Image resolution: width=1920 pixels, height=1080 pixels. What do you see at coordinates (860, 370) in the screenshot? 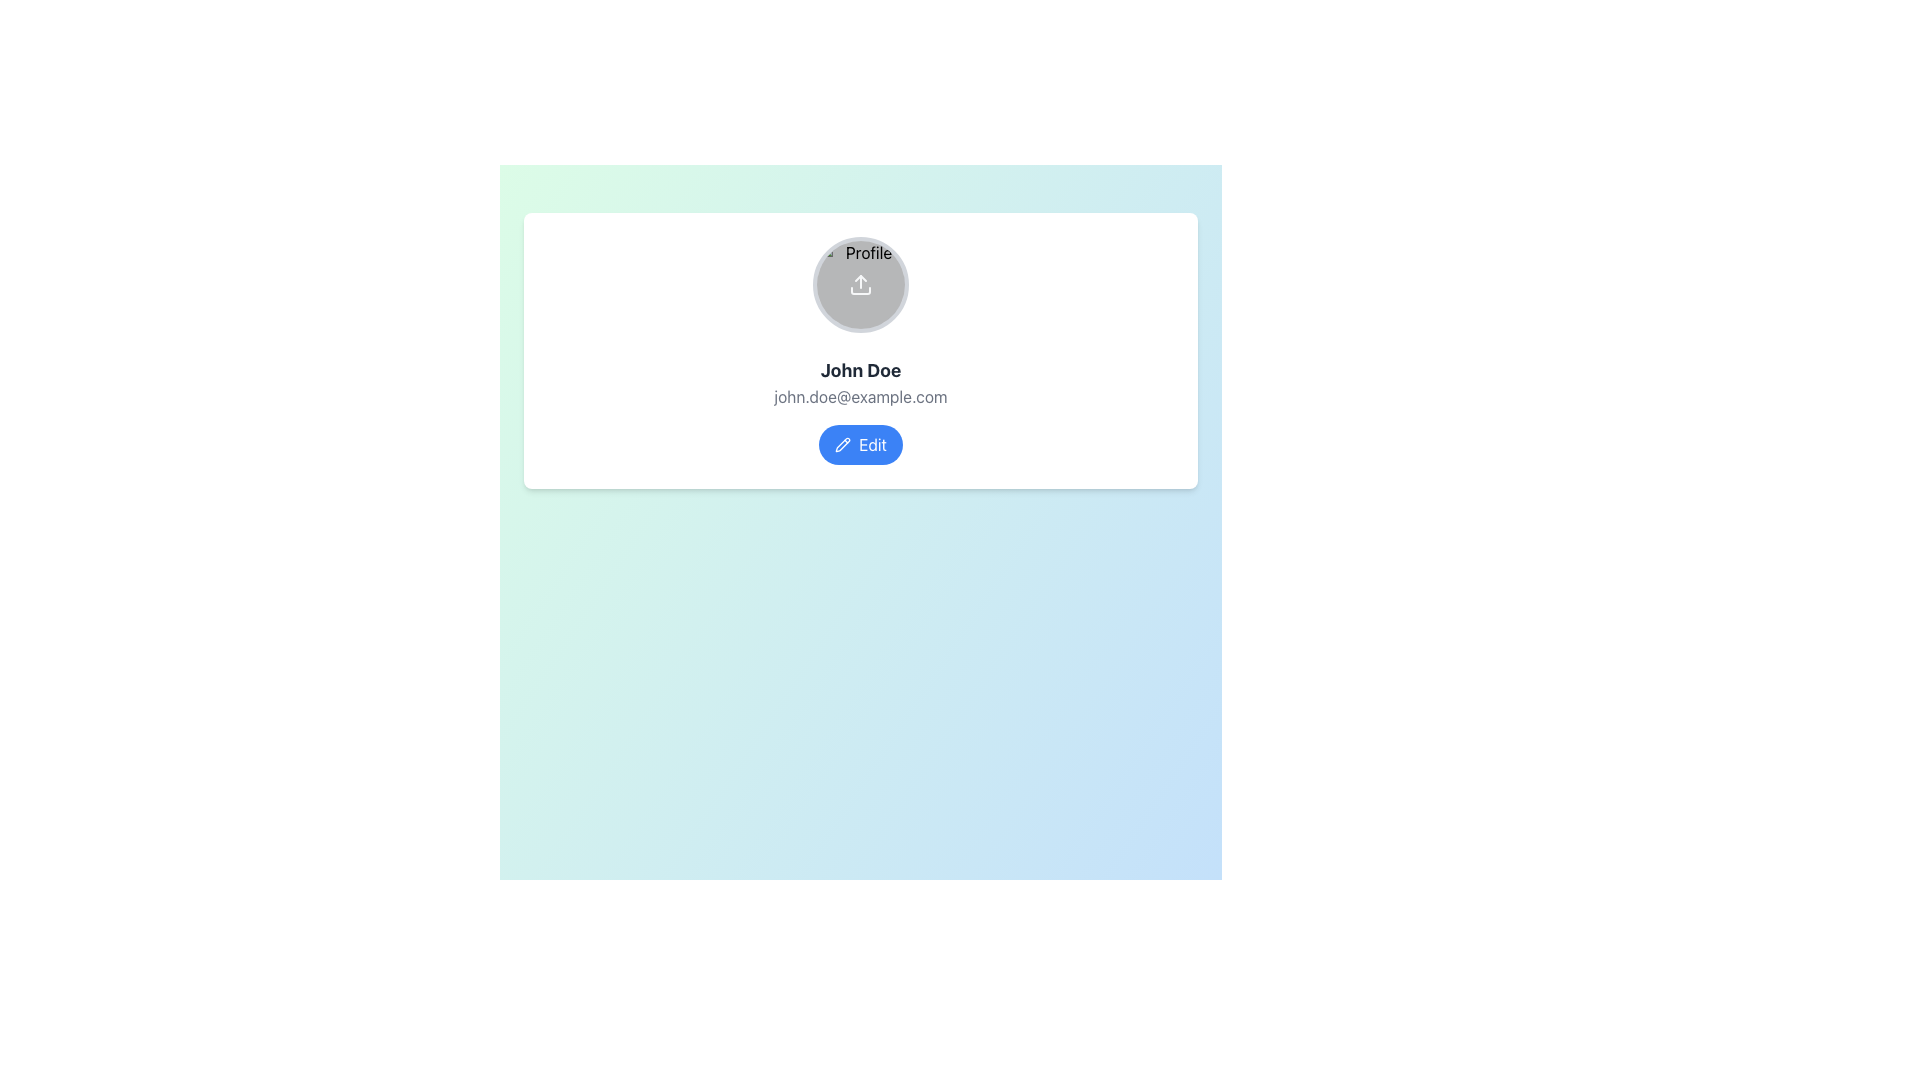
I see `the static text label displaying the user's name, which is positioned above the email text and below the profile icon in the centered card layout` at bounding box center [860, 370].